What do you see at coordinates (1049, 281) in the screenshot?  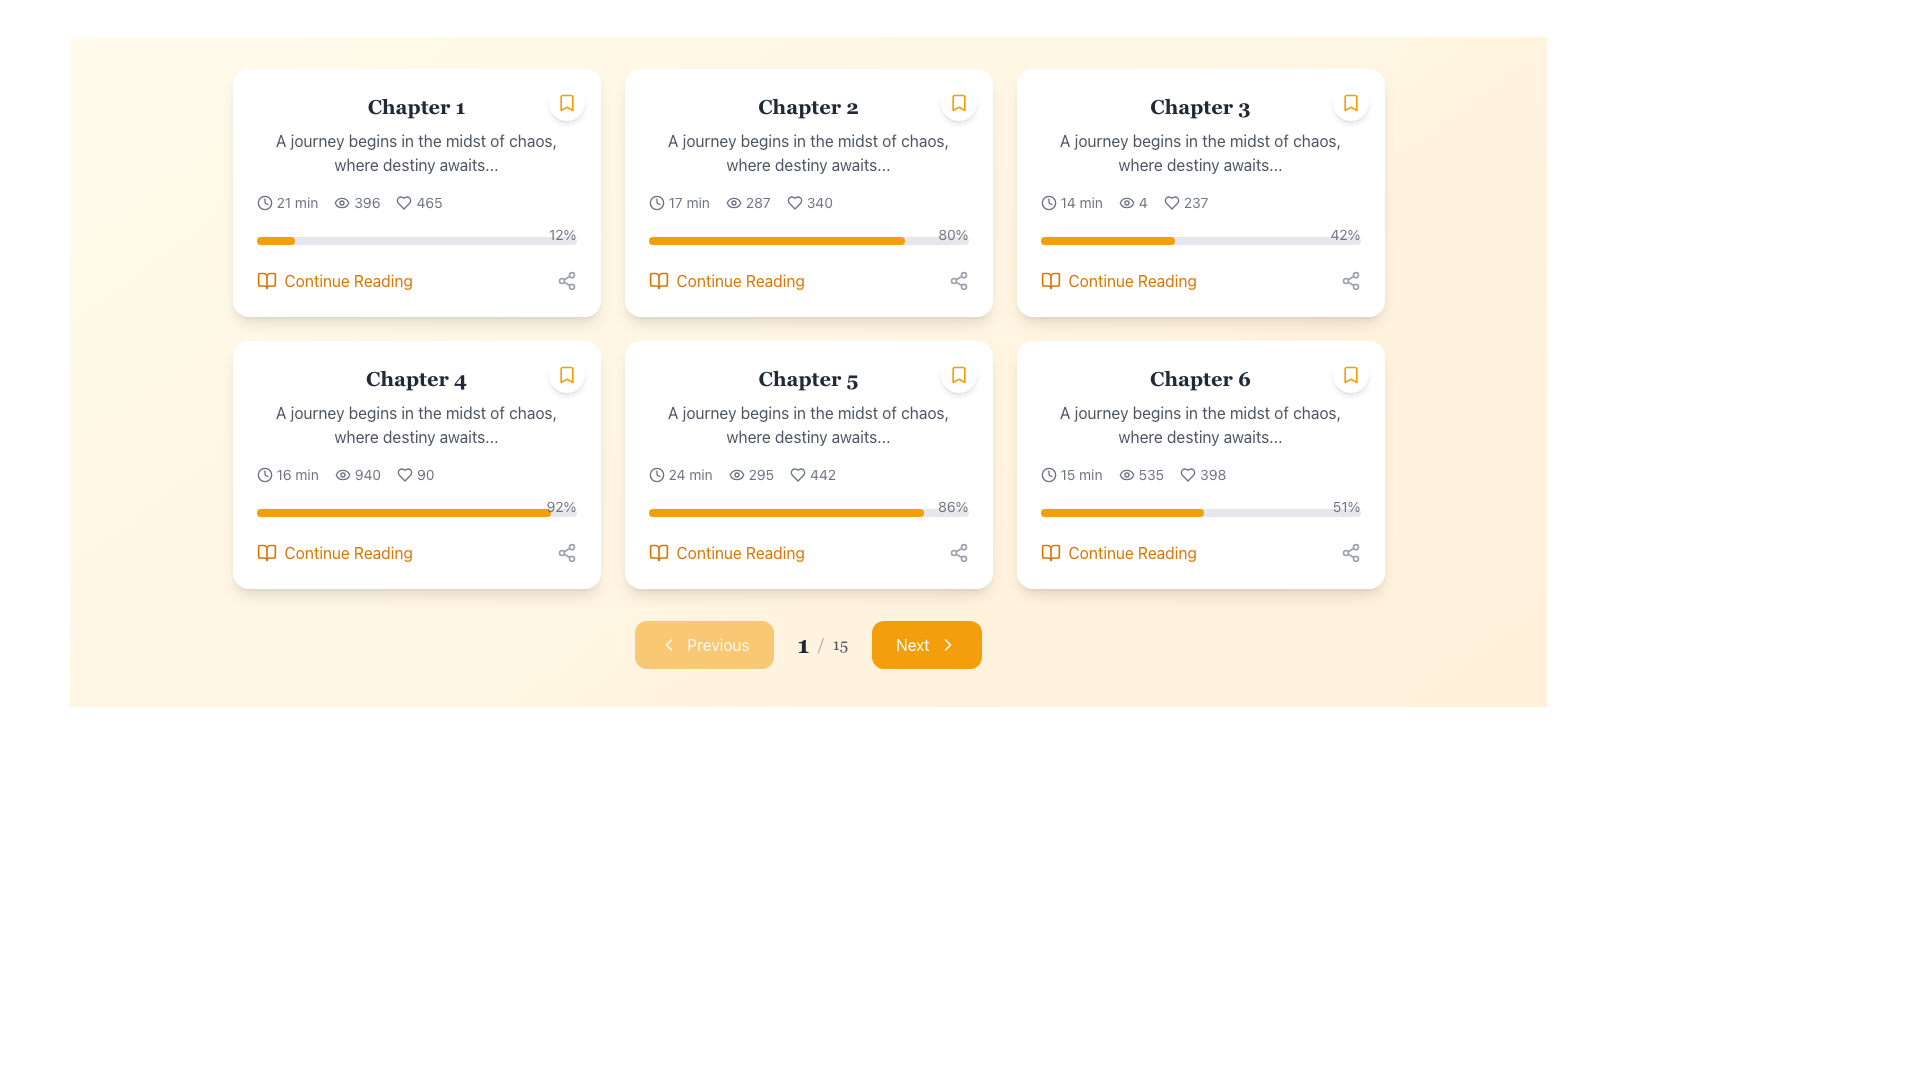 I see `the small, stylized open book icon located to the left of the 'Continue Reading' text button beneath 'Chapter 3'` at bounding box center [1049, 281].